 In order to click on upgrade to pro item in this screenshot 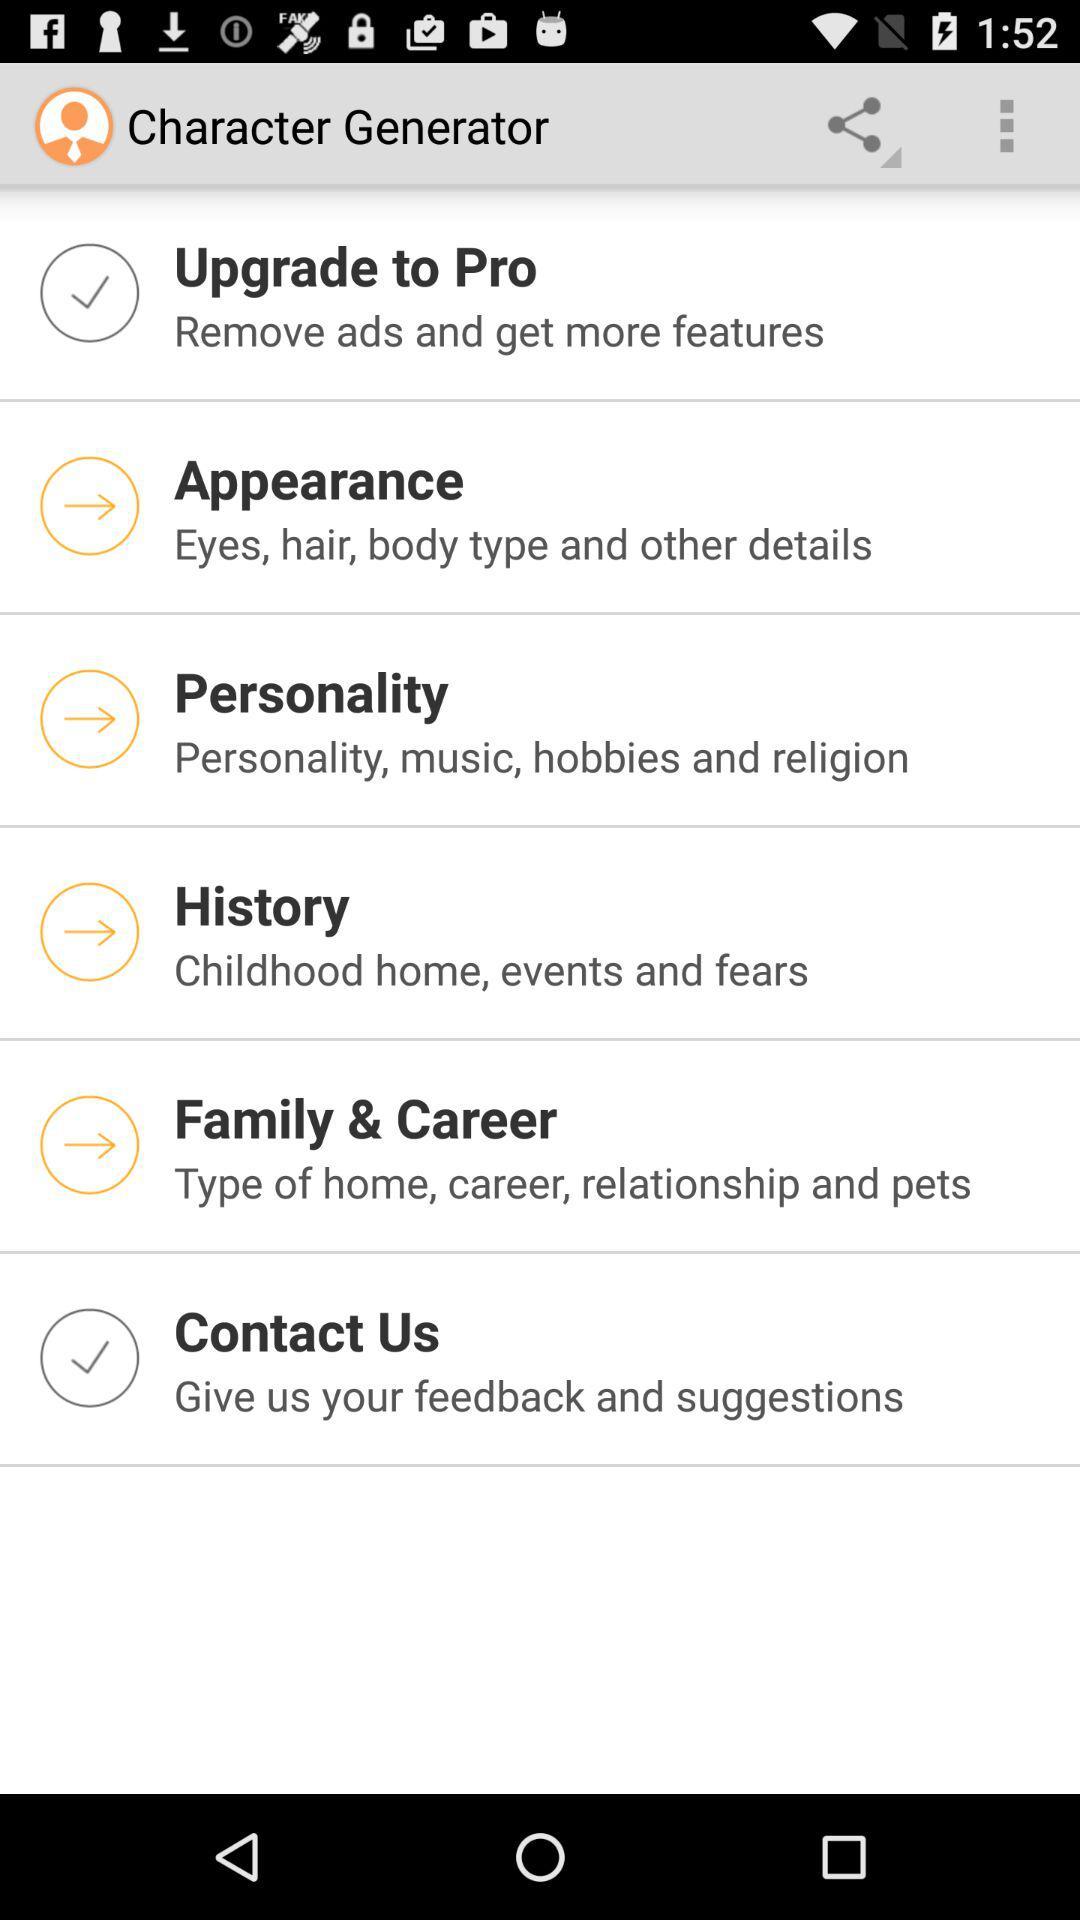, I will do `click(613, 264)`.